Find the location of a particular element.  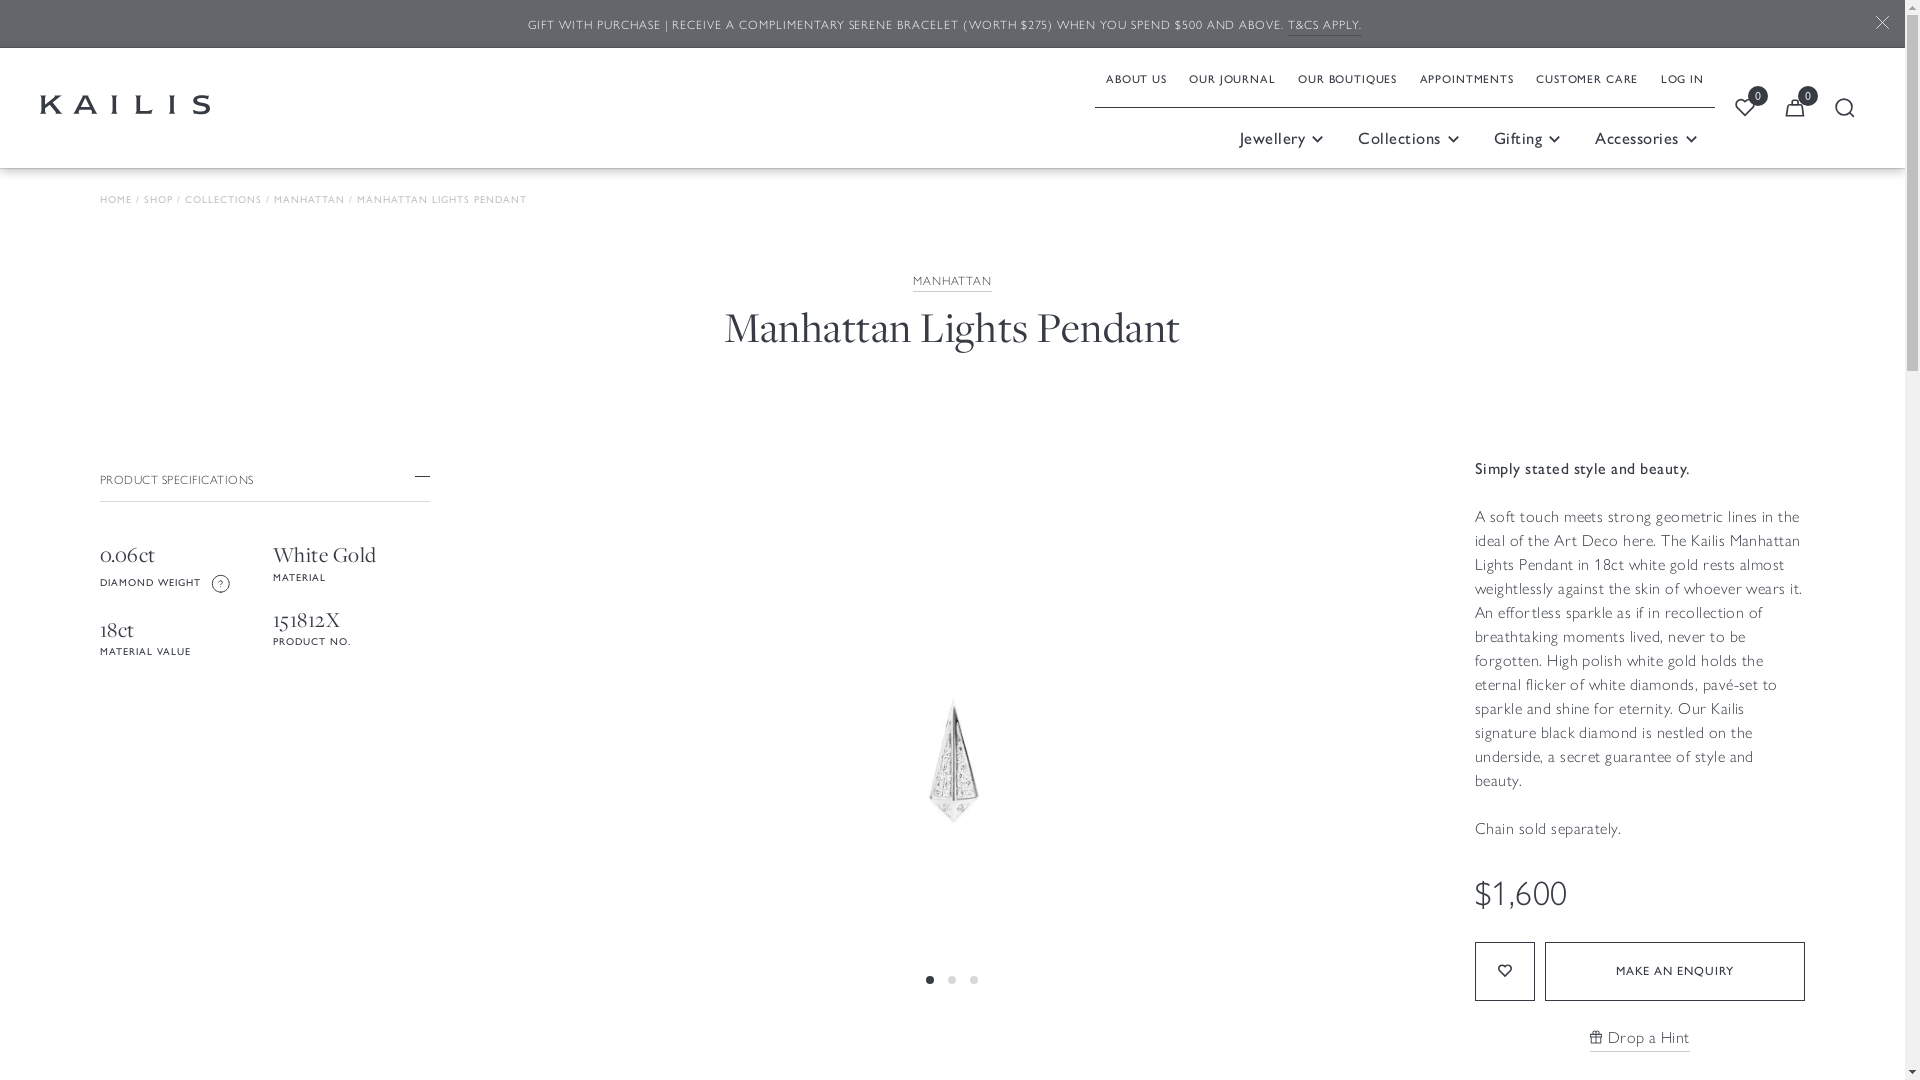

'OPEN SEARCH' is located at coordinates (1843, 108).